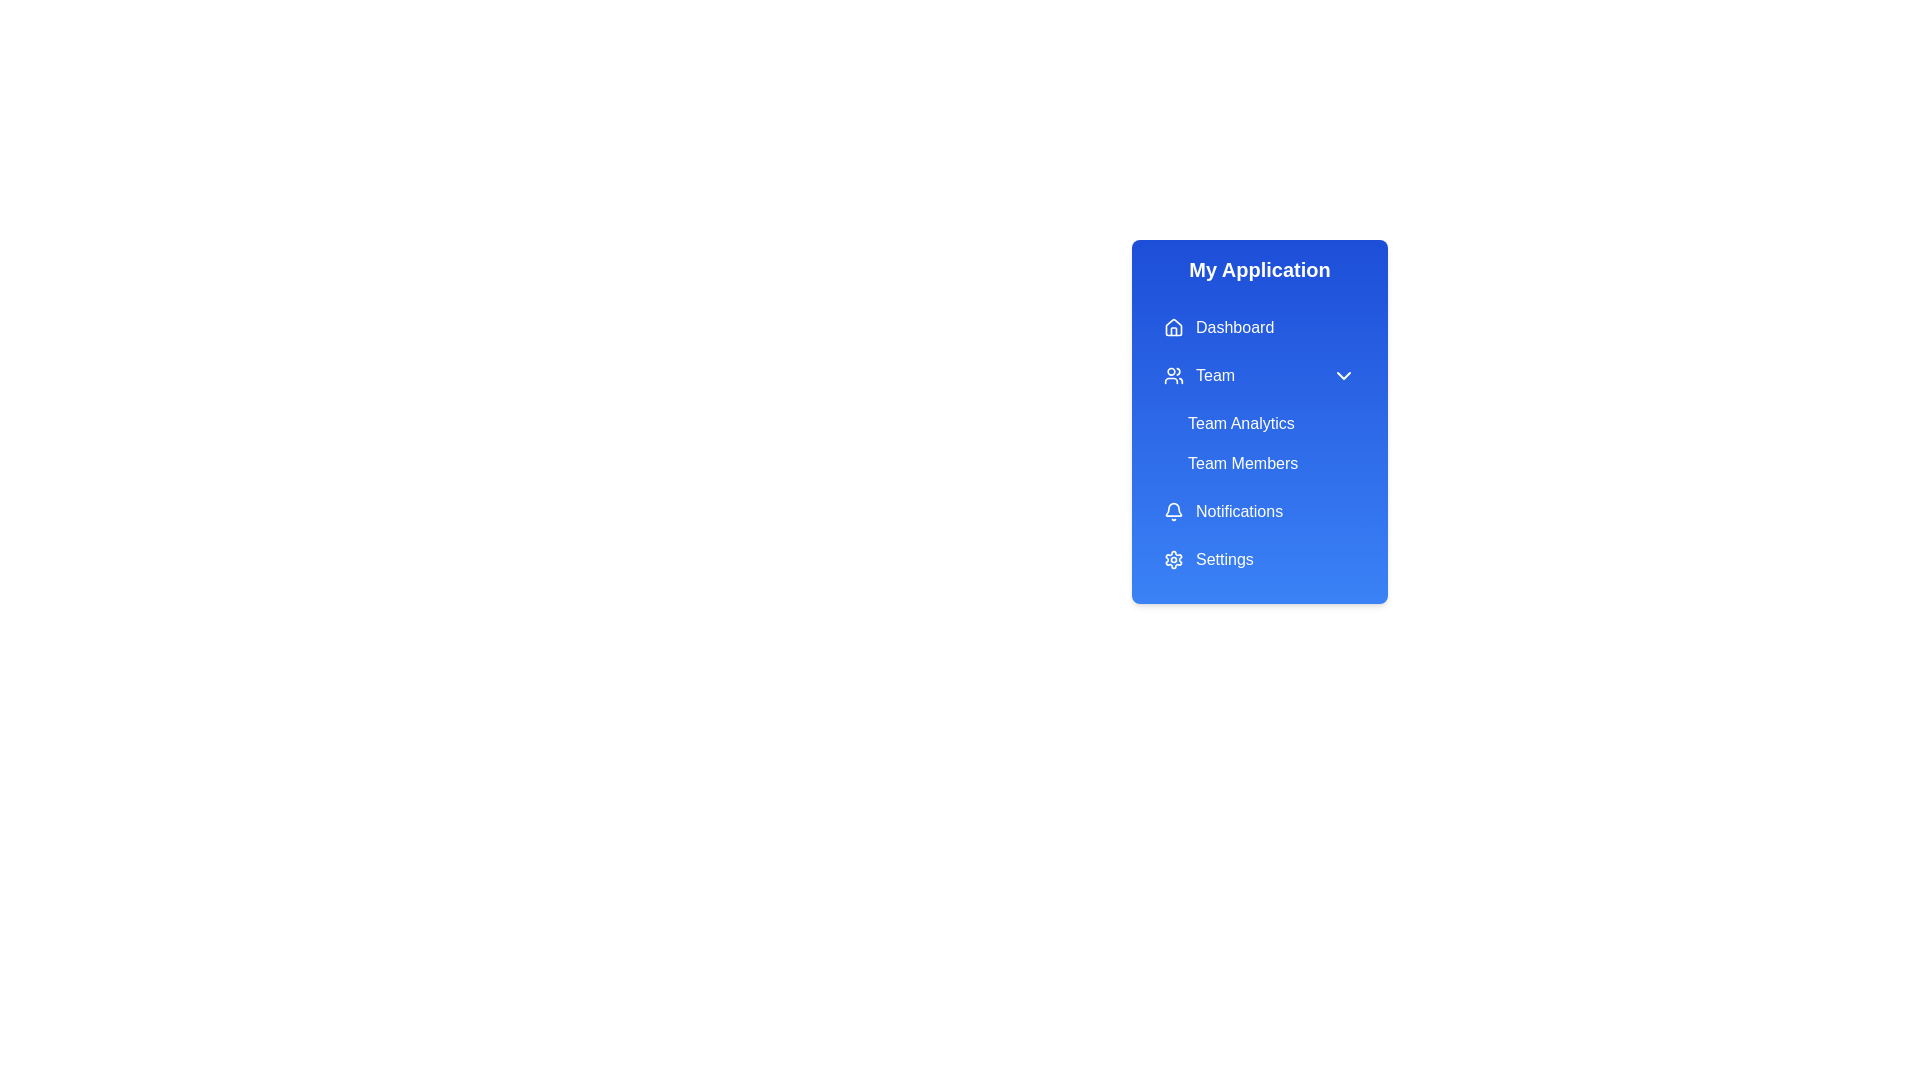 The height and width of the screenshot is (1080, 1920). I want to click on the 'Team' navigation link, which features a user silhouette icon and is positioned, so click(1199, 375).